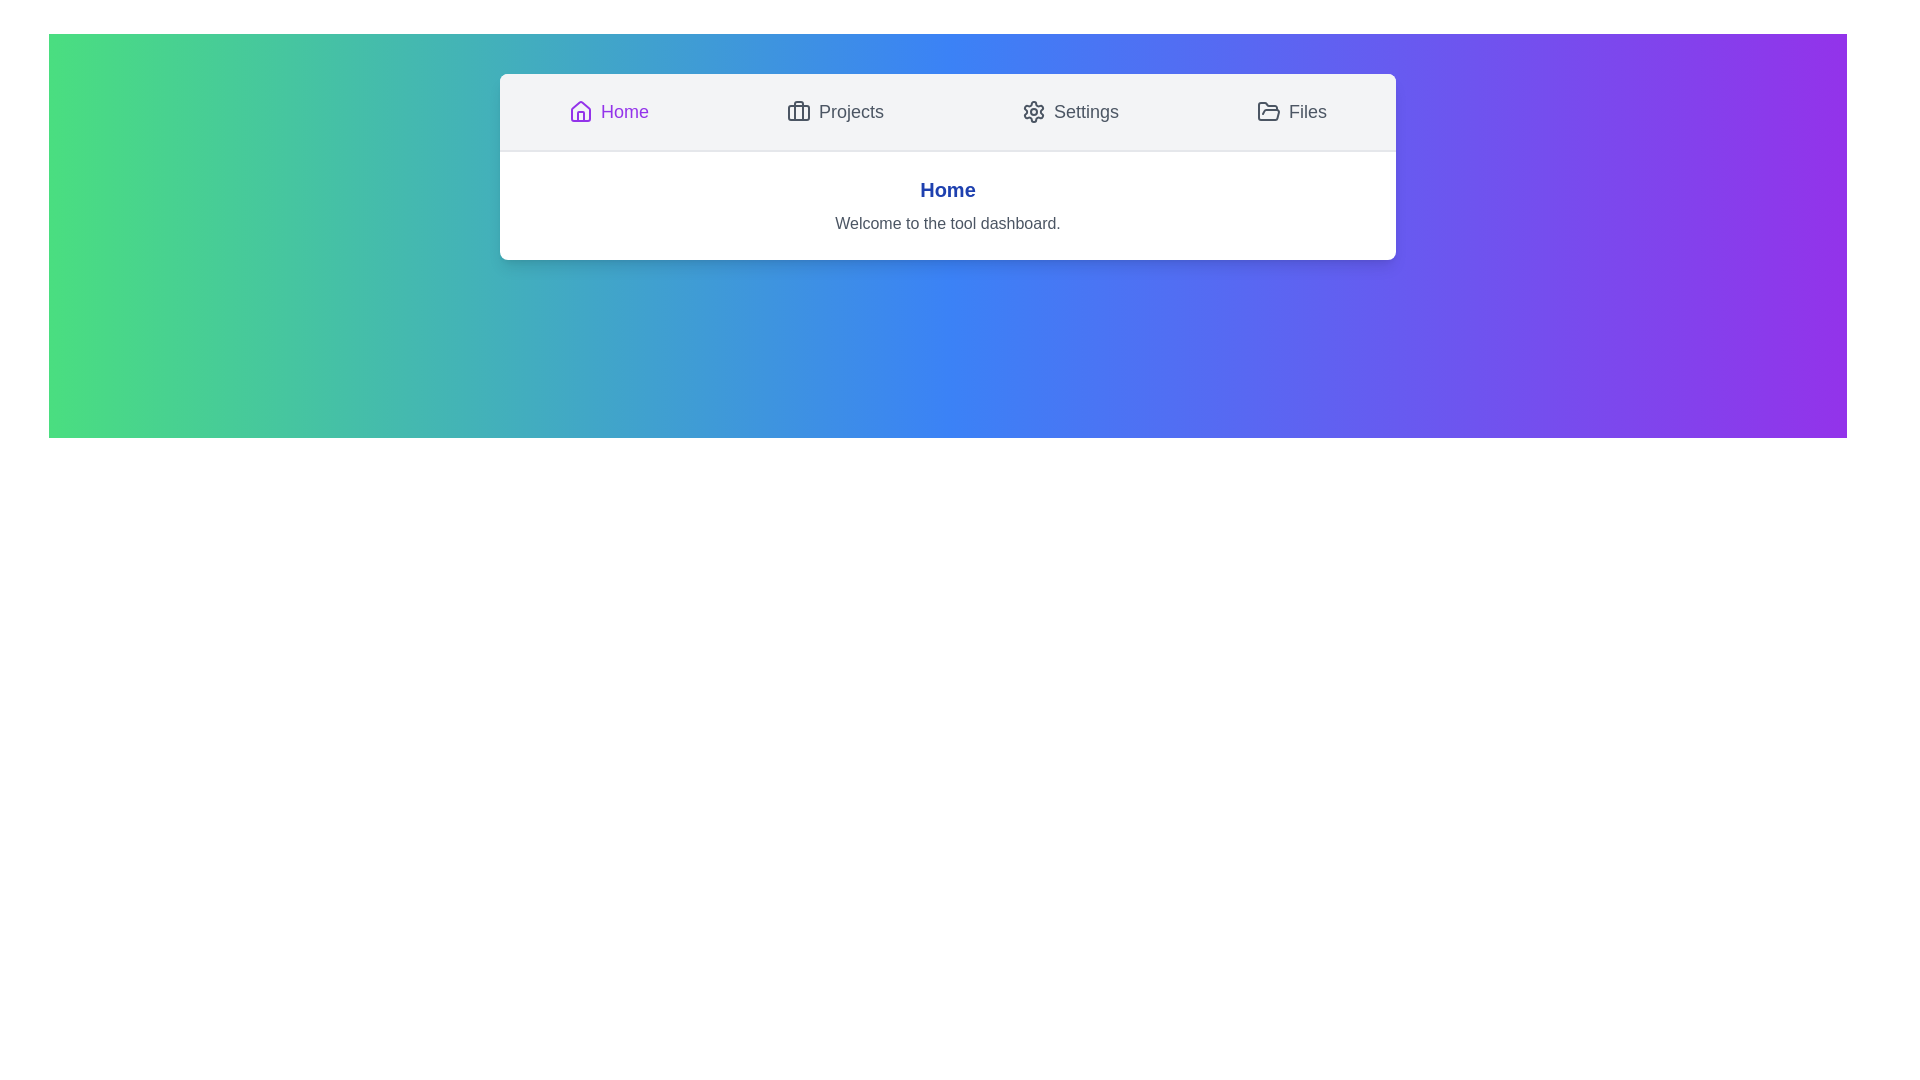 The width and height of the screenshot is (1920, 1080). Describe the element at coordinates (835, 111) in the screenshot. I see `the Projects tab by clicking its button in the navigation bar` at that location.